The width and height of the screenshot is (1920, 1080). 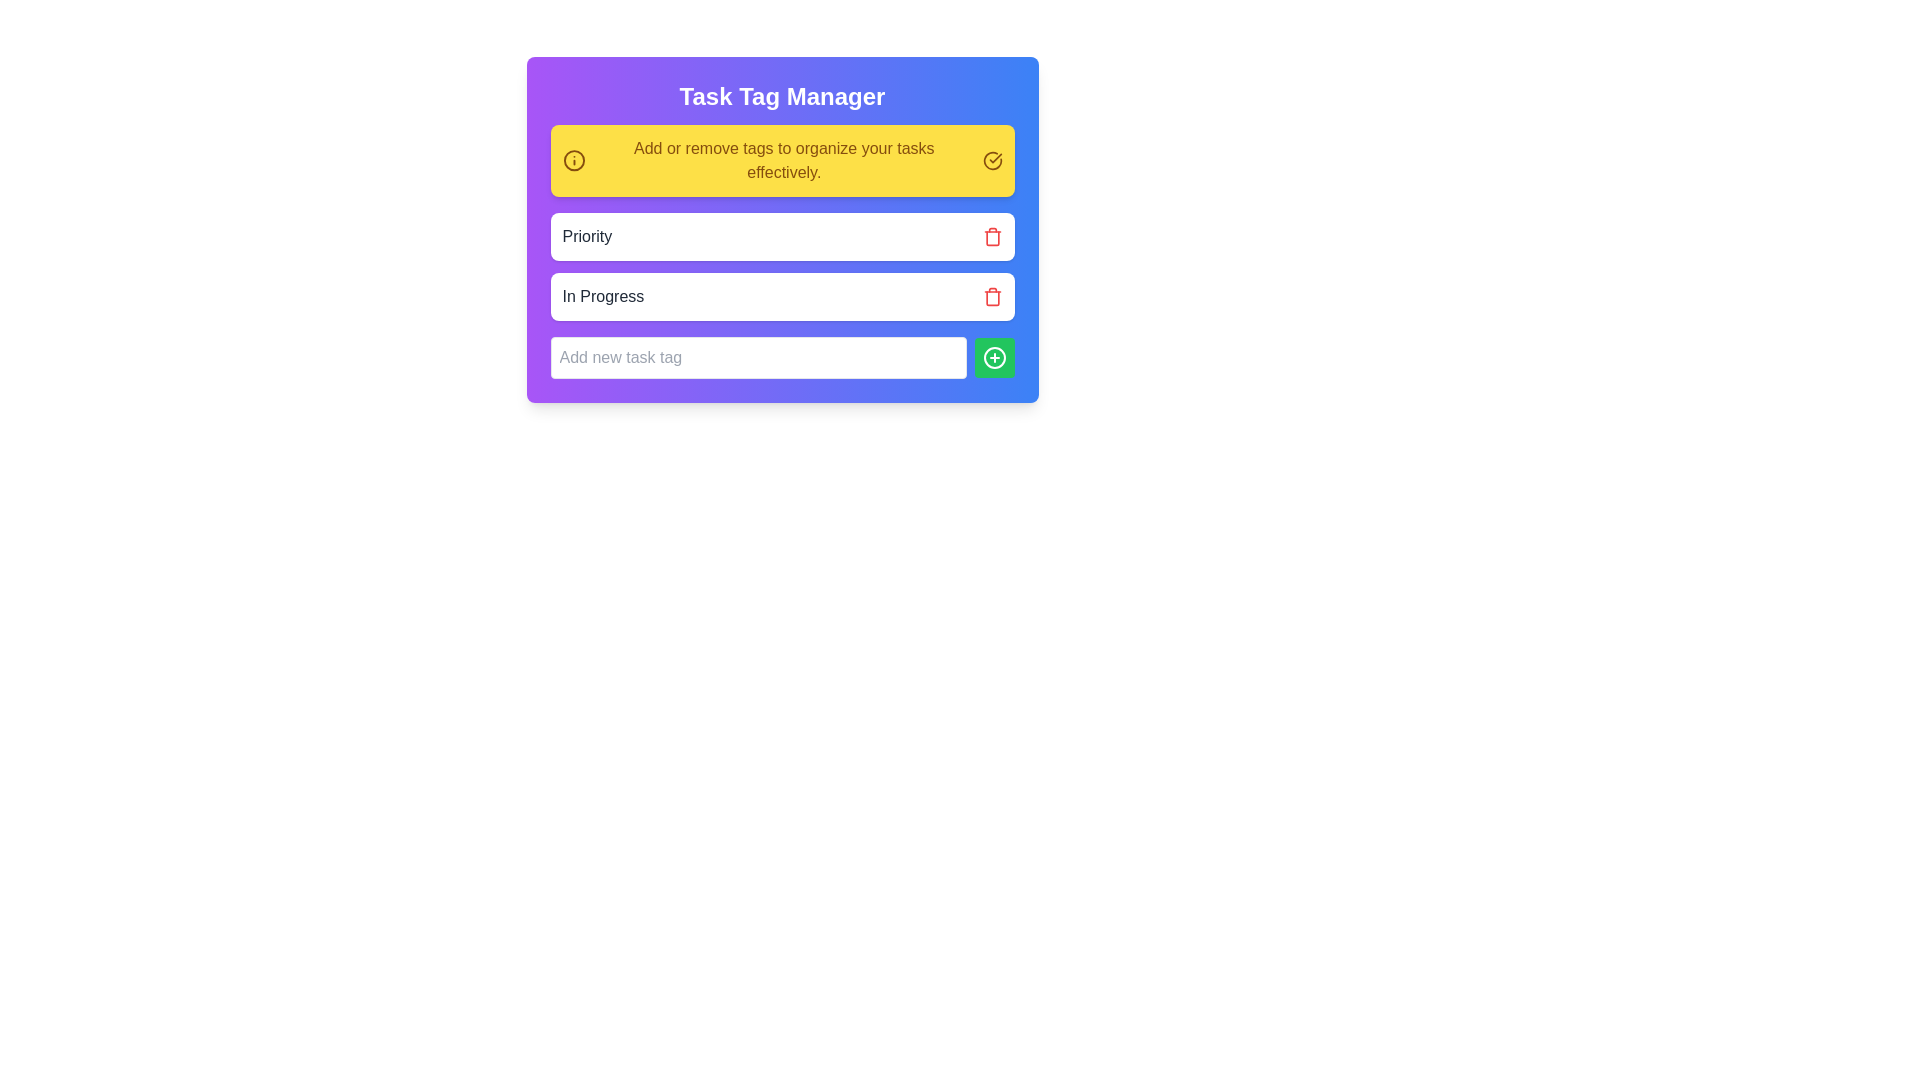 What do you see at coordinates (992, 235) in the screenshot?
I see `the delete button located to the far right of the 'Priority' section` at bounding box center [992, 235].